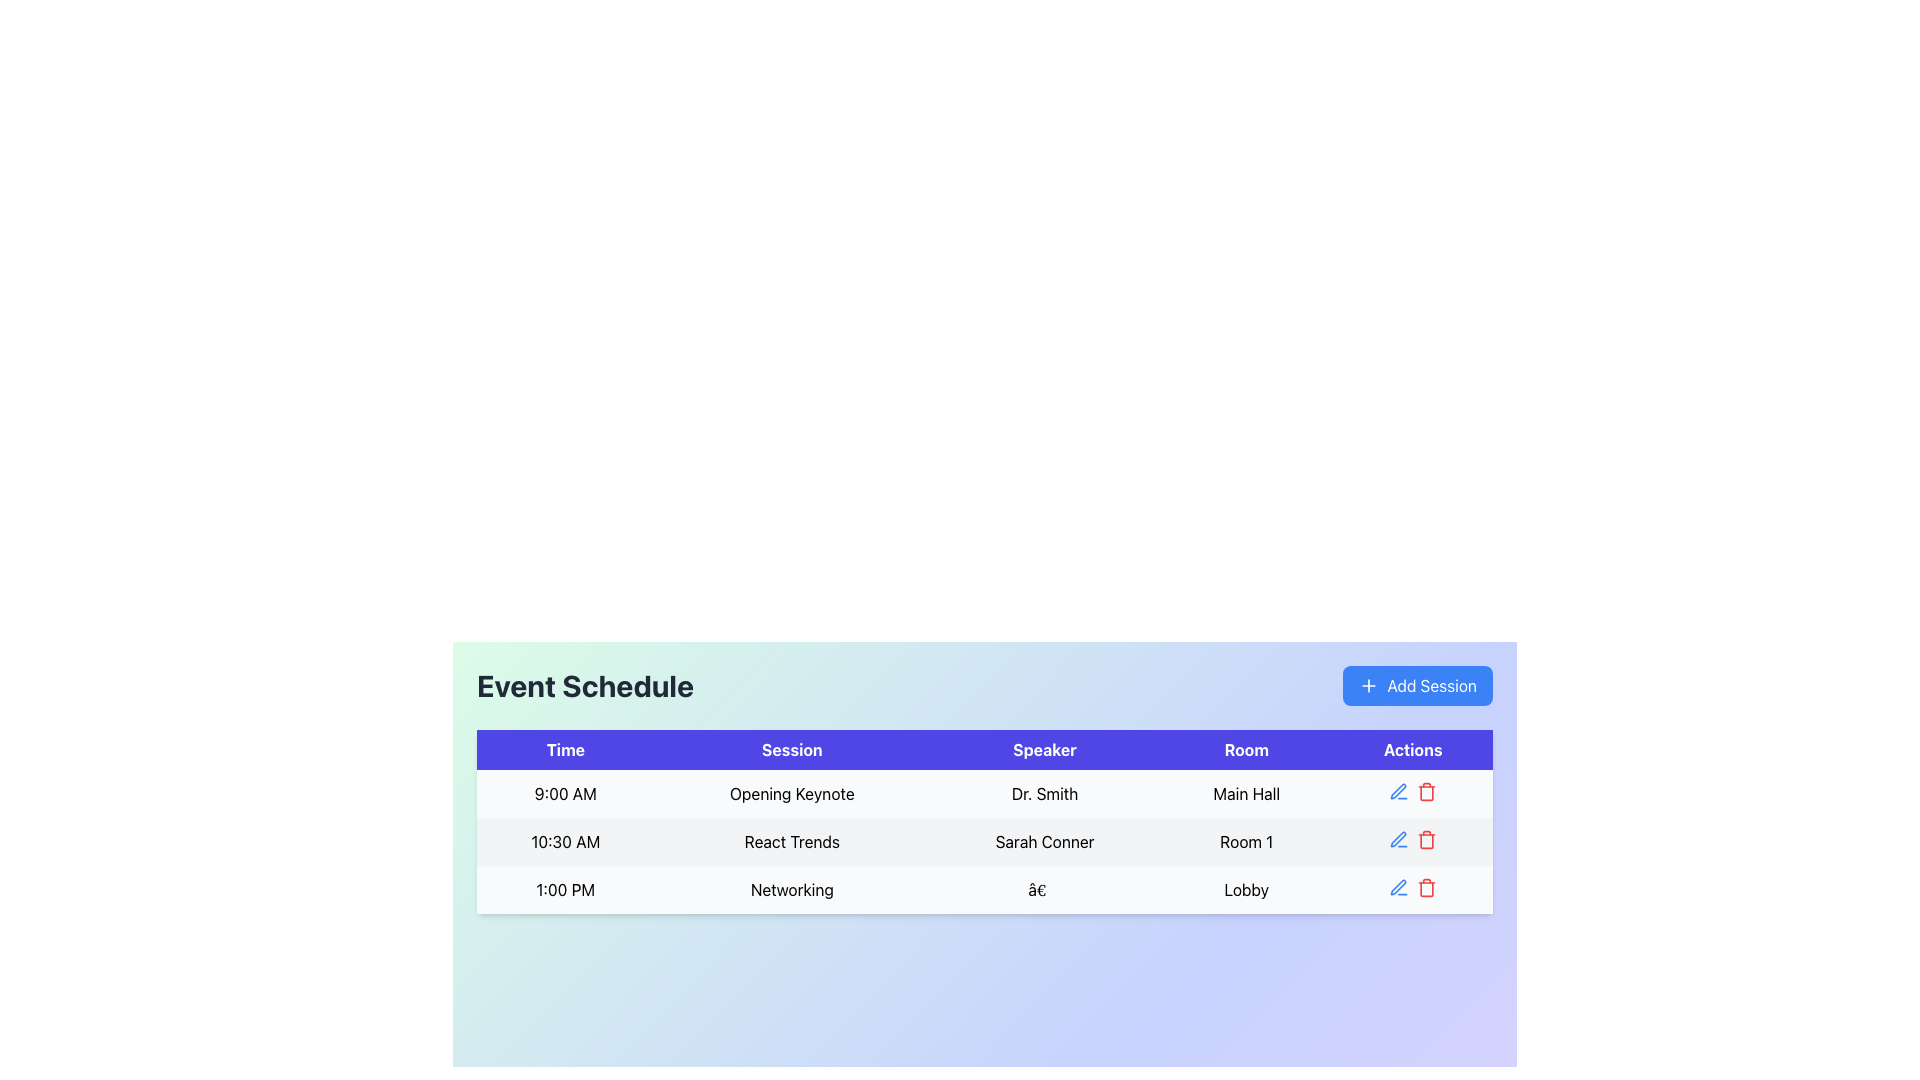 The image size is (1920, 1080). I want to click on the edit button for the 'Networking' session scheduled at 1:00 PM in the 'Lobby', so click(1398, 886).